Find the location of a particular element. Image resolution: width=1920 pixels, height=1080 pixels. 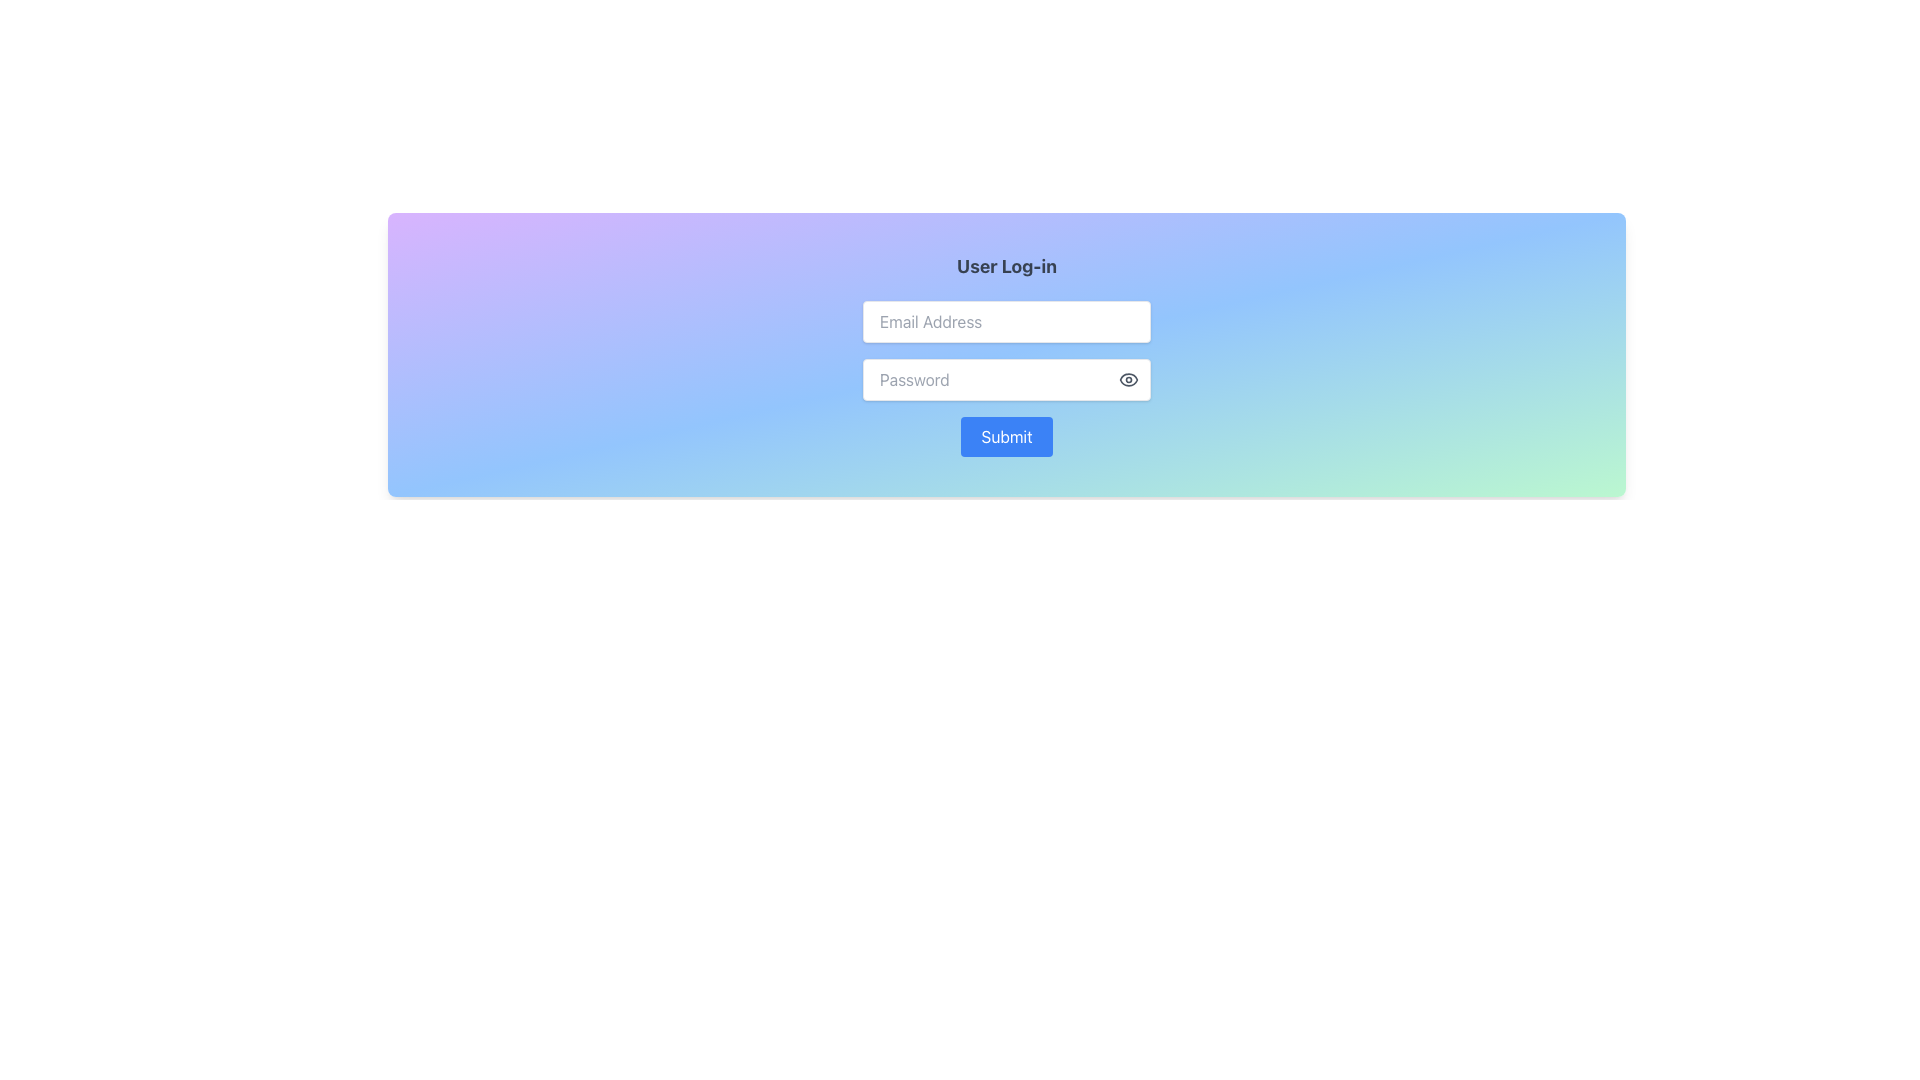

the eye-shaped icon located at the right end of the password input field in the login form is located at coordinates (1128, 380).